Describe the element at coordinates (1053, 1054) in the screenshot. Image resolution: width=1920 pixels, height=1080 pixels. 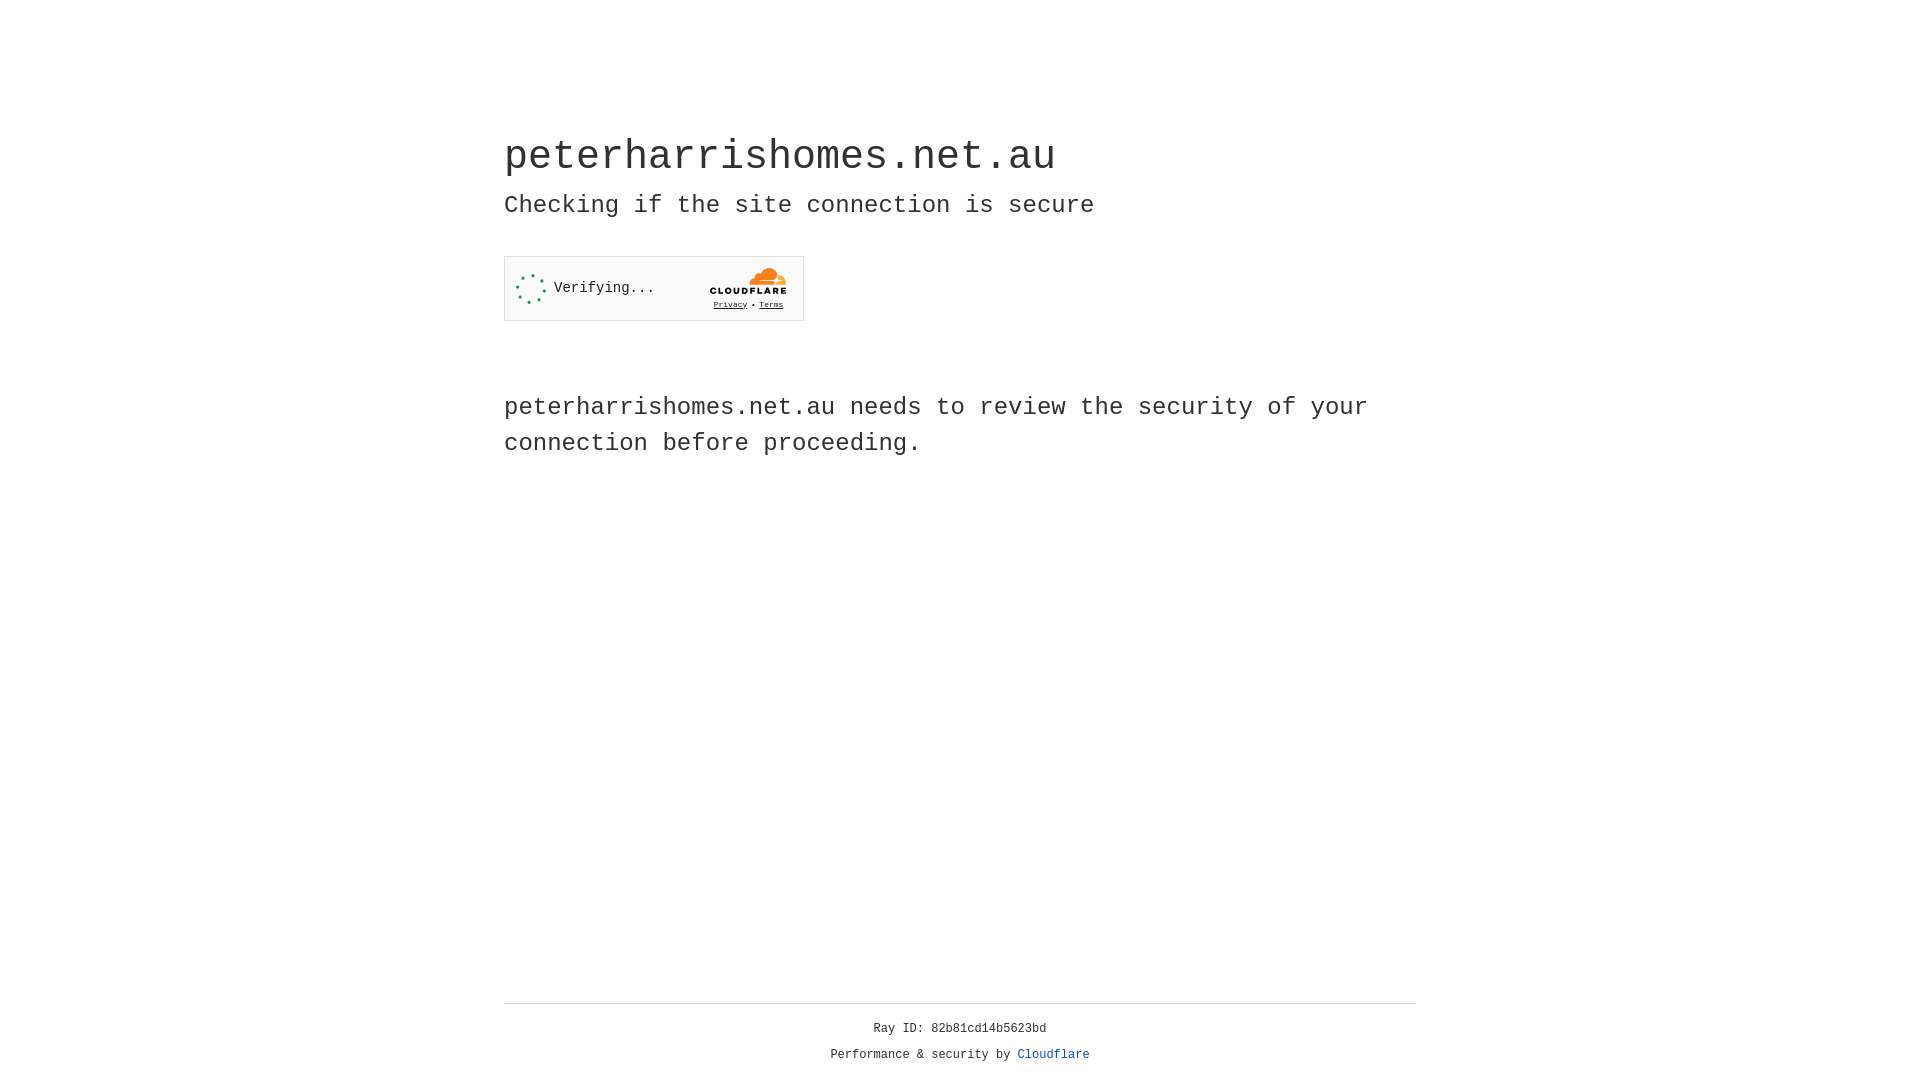
I see `'Cloudflare'` at that location.